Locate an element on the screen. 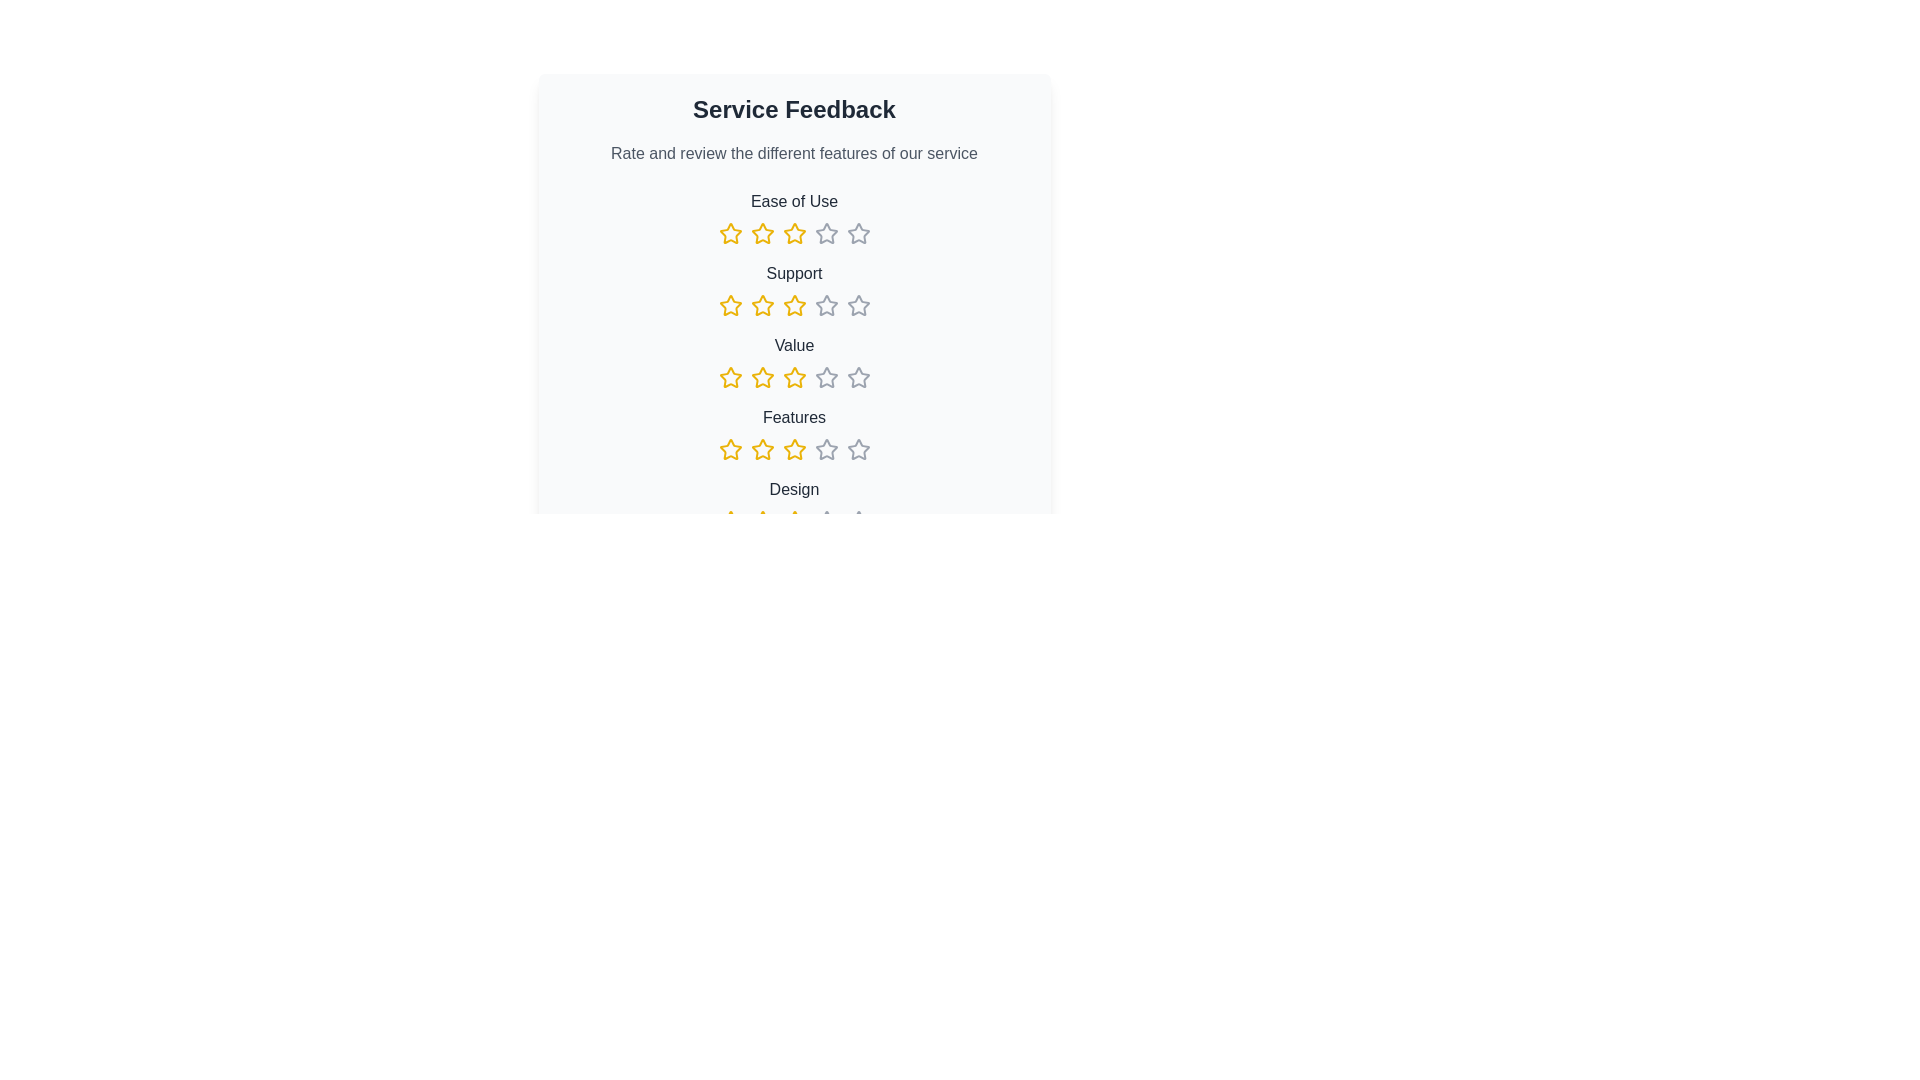 The width and height of the screenshot is (1920, 1080). text label 'Design' which is positioned as the fifth item in a vertical stack of labeled sections for a feedback form is located at coordinates (793, 489).